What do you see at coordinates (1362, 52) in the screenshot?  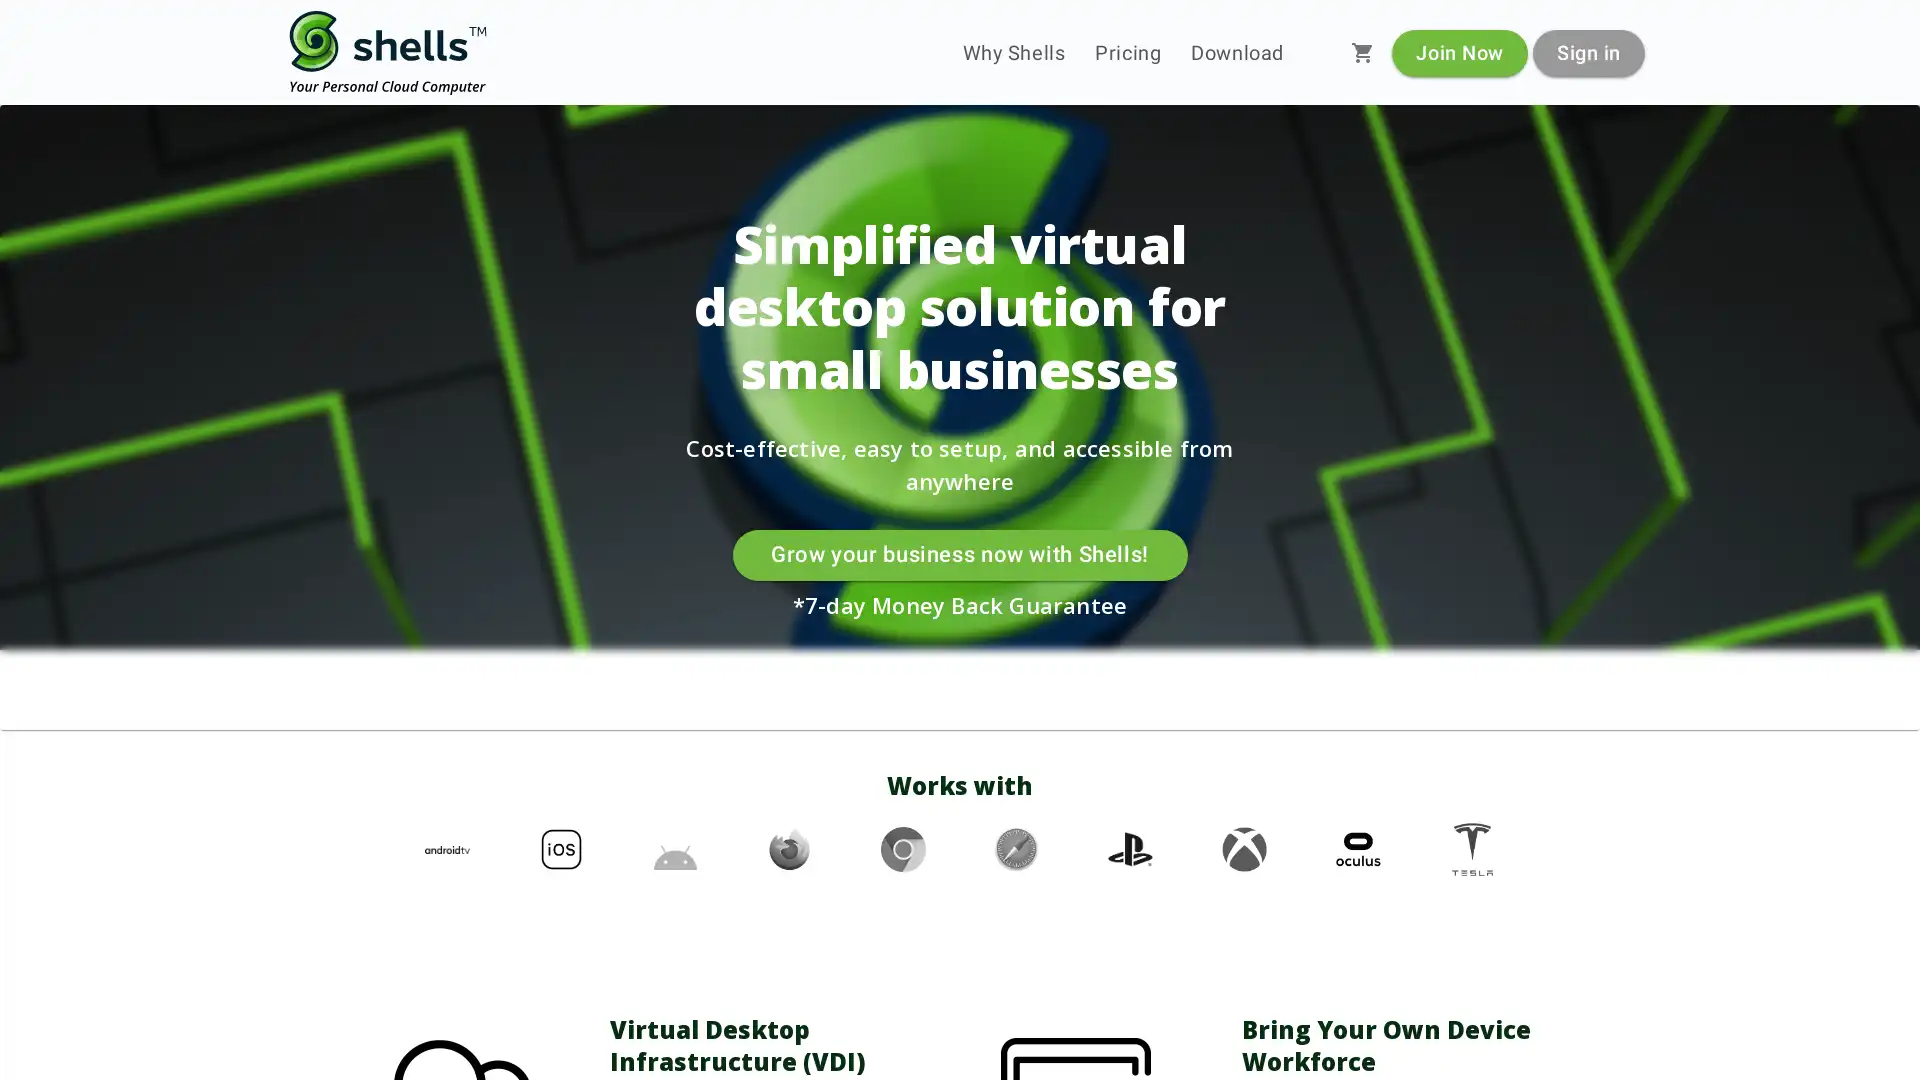 I see `cart` at bounding box center [1362, 52].